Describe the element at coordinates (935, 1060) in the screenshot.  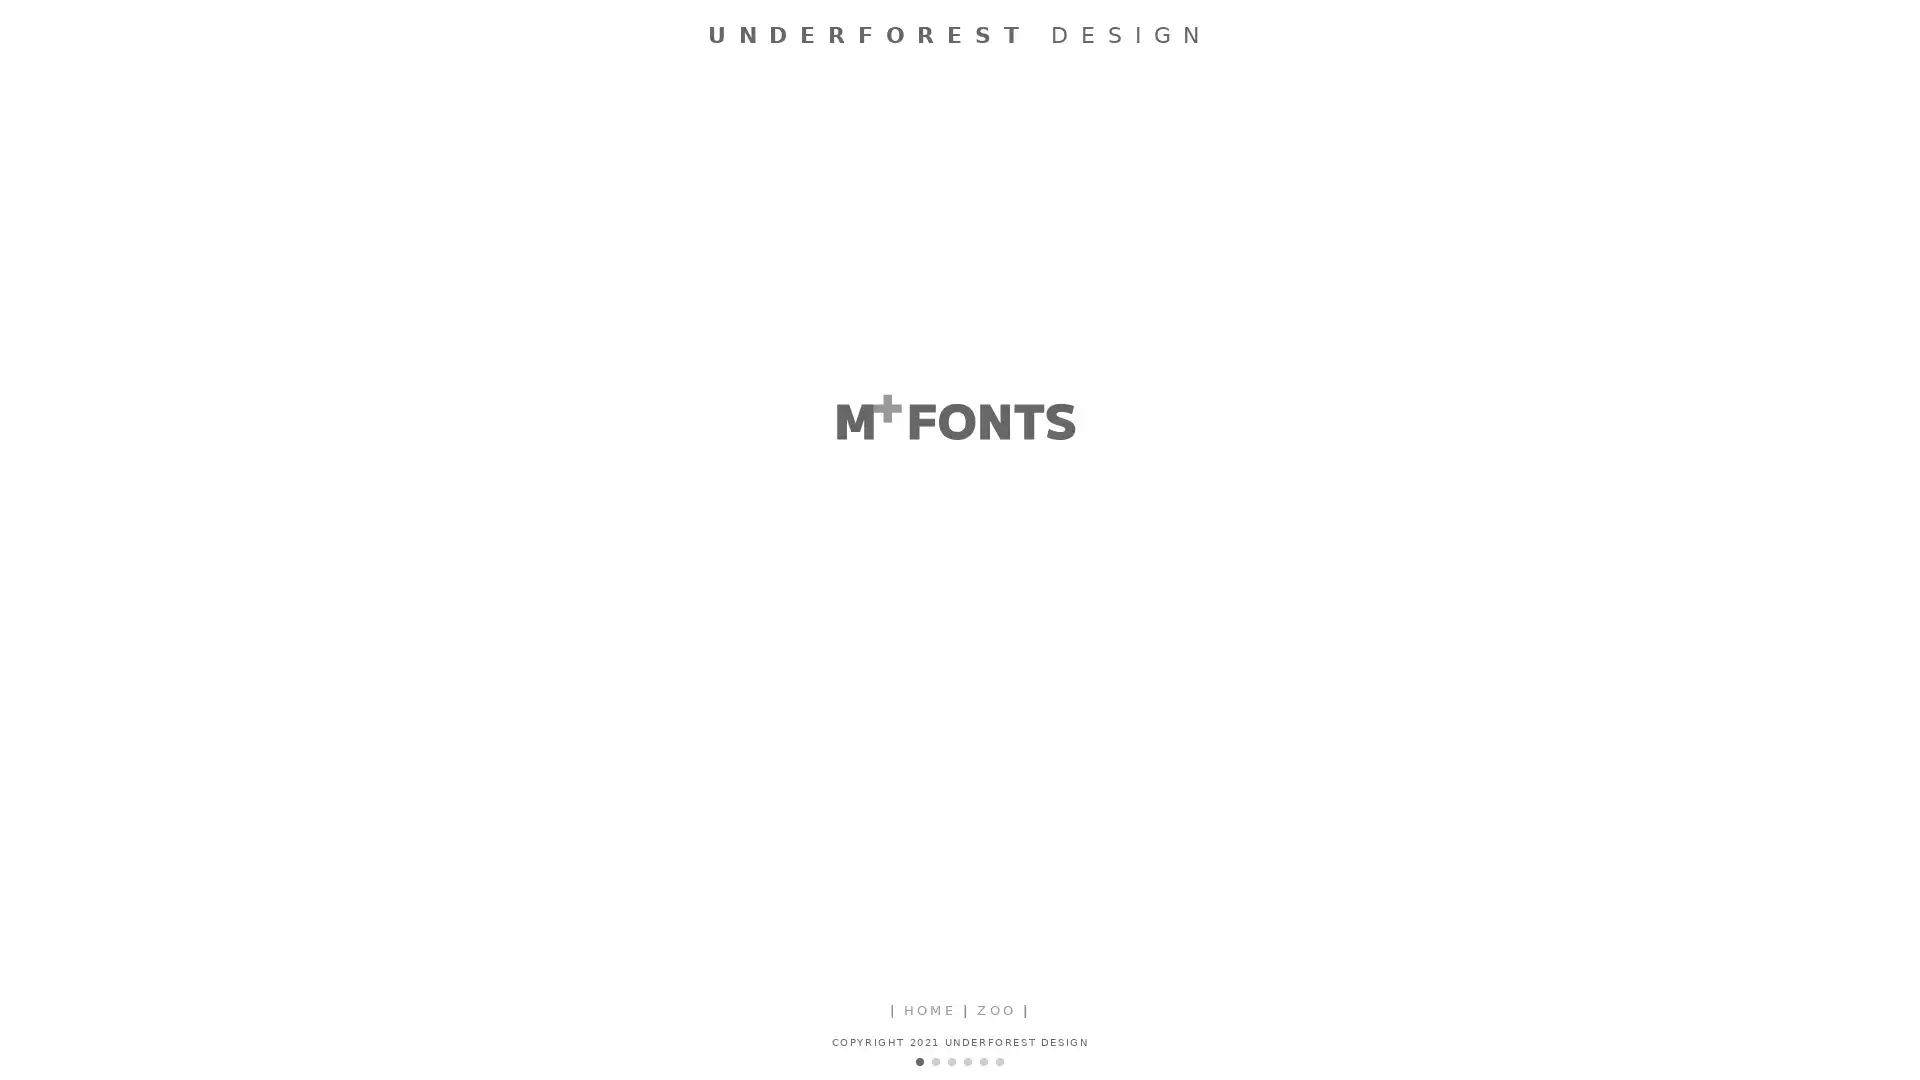
I see `Go to slide 2` at that location.